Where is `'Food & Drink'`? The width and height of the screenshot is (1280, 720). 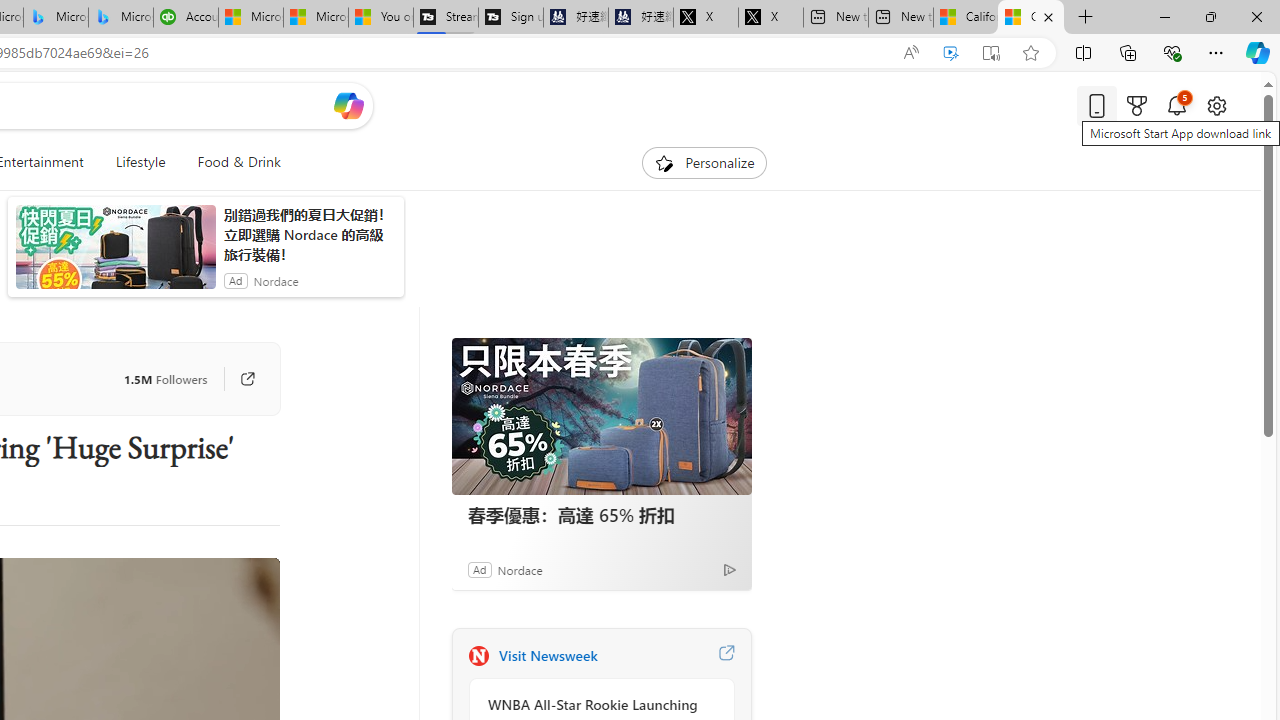 'Food & Drink' is located at coordinates (239, 162).